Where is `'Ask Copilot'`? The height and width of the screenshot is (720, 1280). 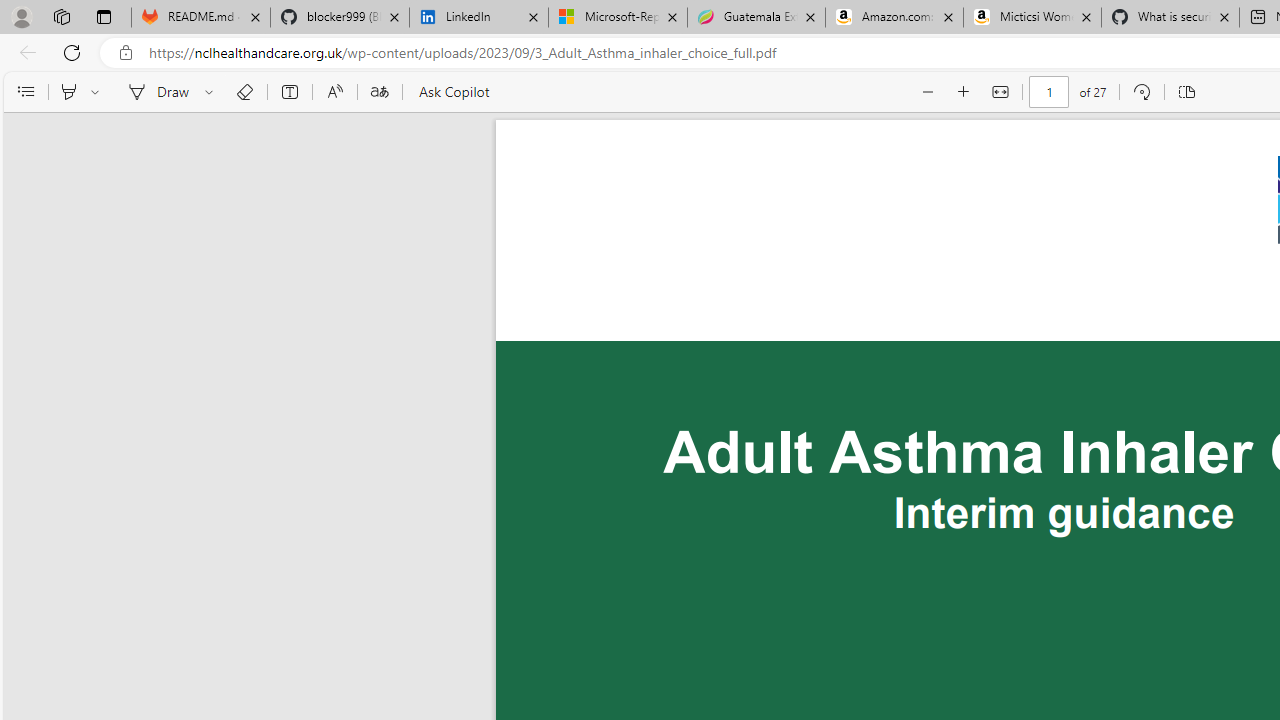 'Ask Copilot' is located at coordinates (452, 92).